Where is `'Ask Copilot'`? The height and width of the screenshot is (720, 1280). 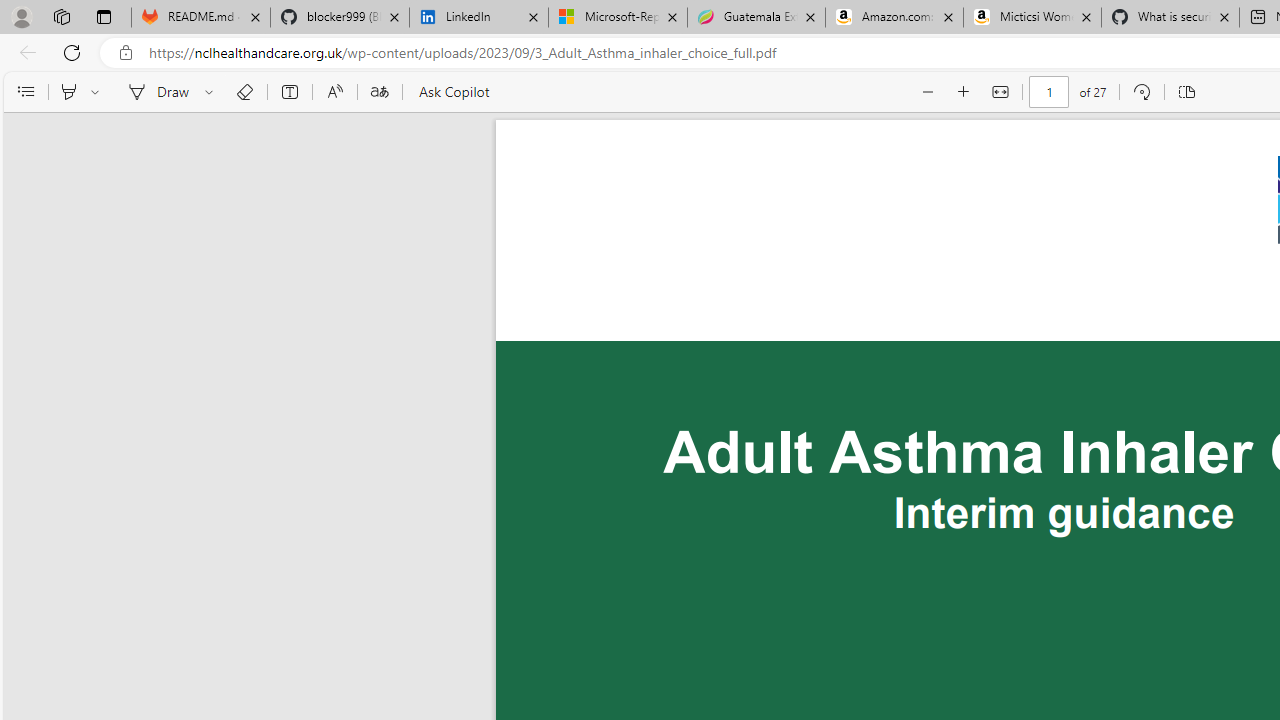 'Ask Copilot' is located at coordinates (452, 92).